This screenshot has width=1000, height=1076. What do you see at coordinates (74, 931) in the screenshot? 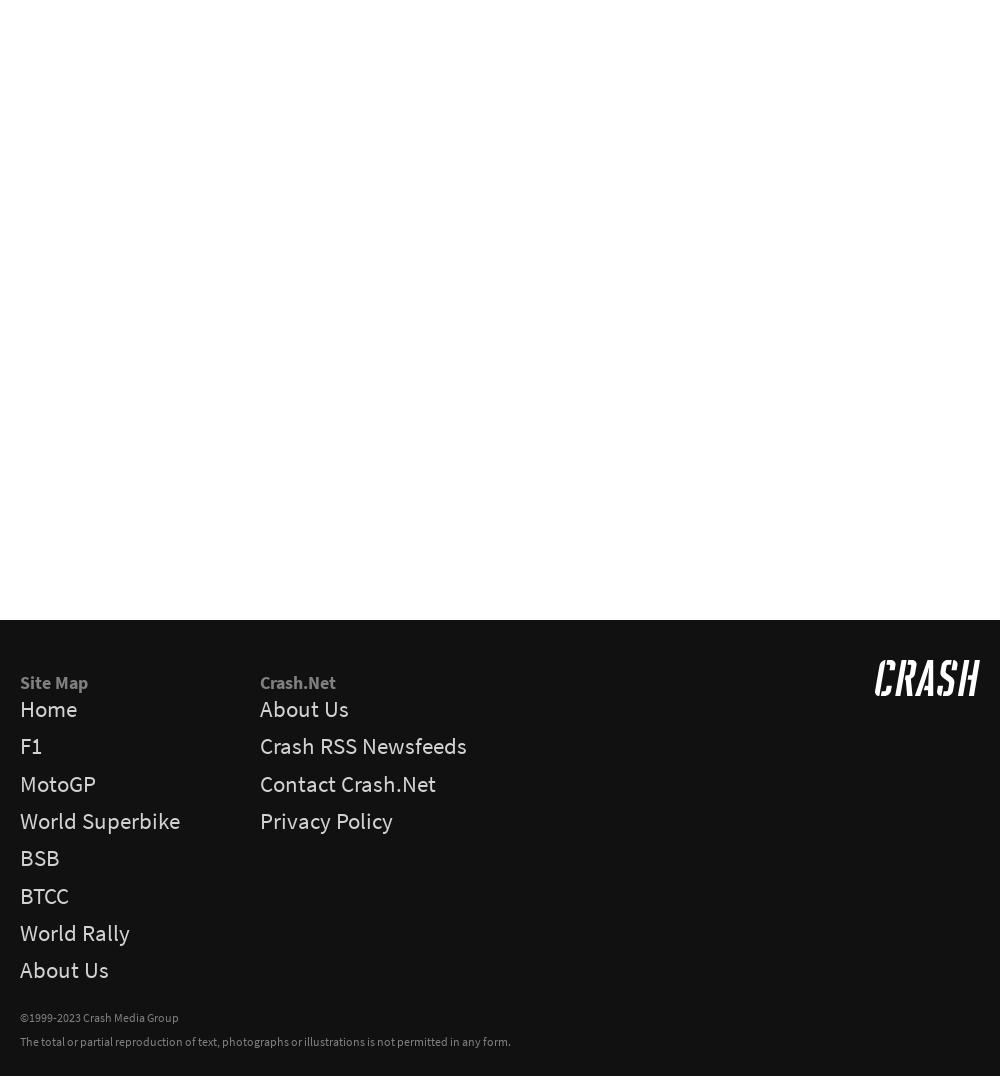
I see `'World Rally'` at bounding box center [74, 931].